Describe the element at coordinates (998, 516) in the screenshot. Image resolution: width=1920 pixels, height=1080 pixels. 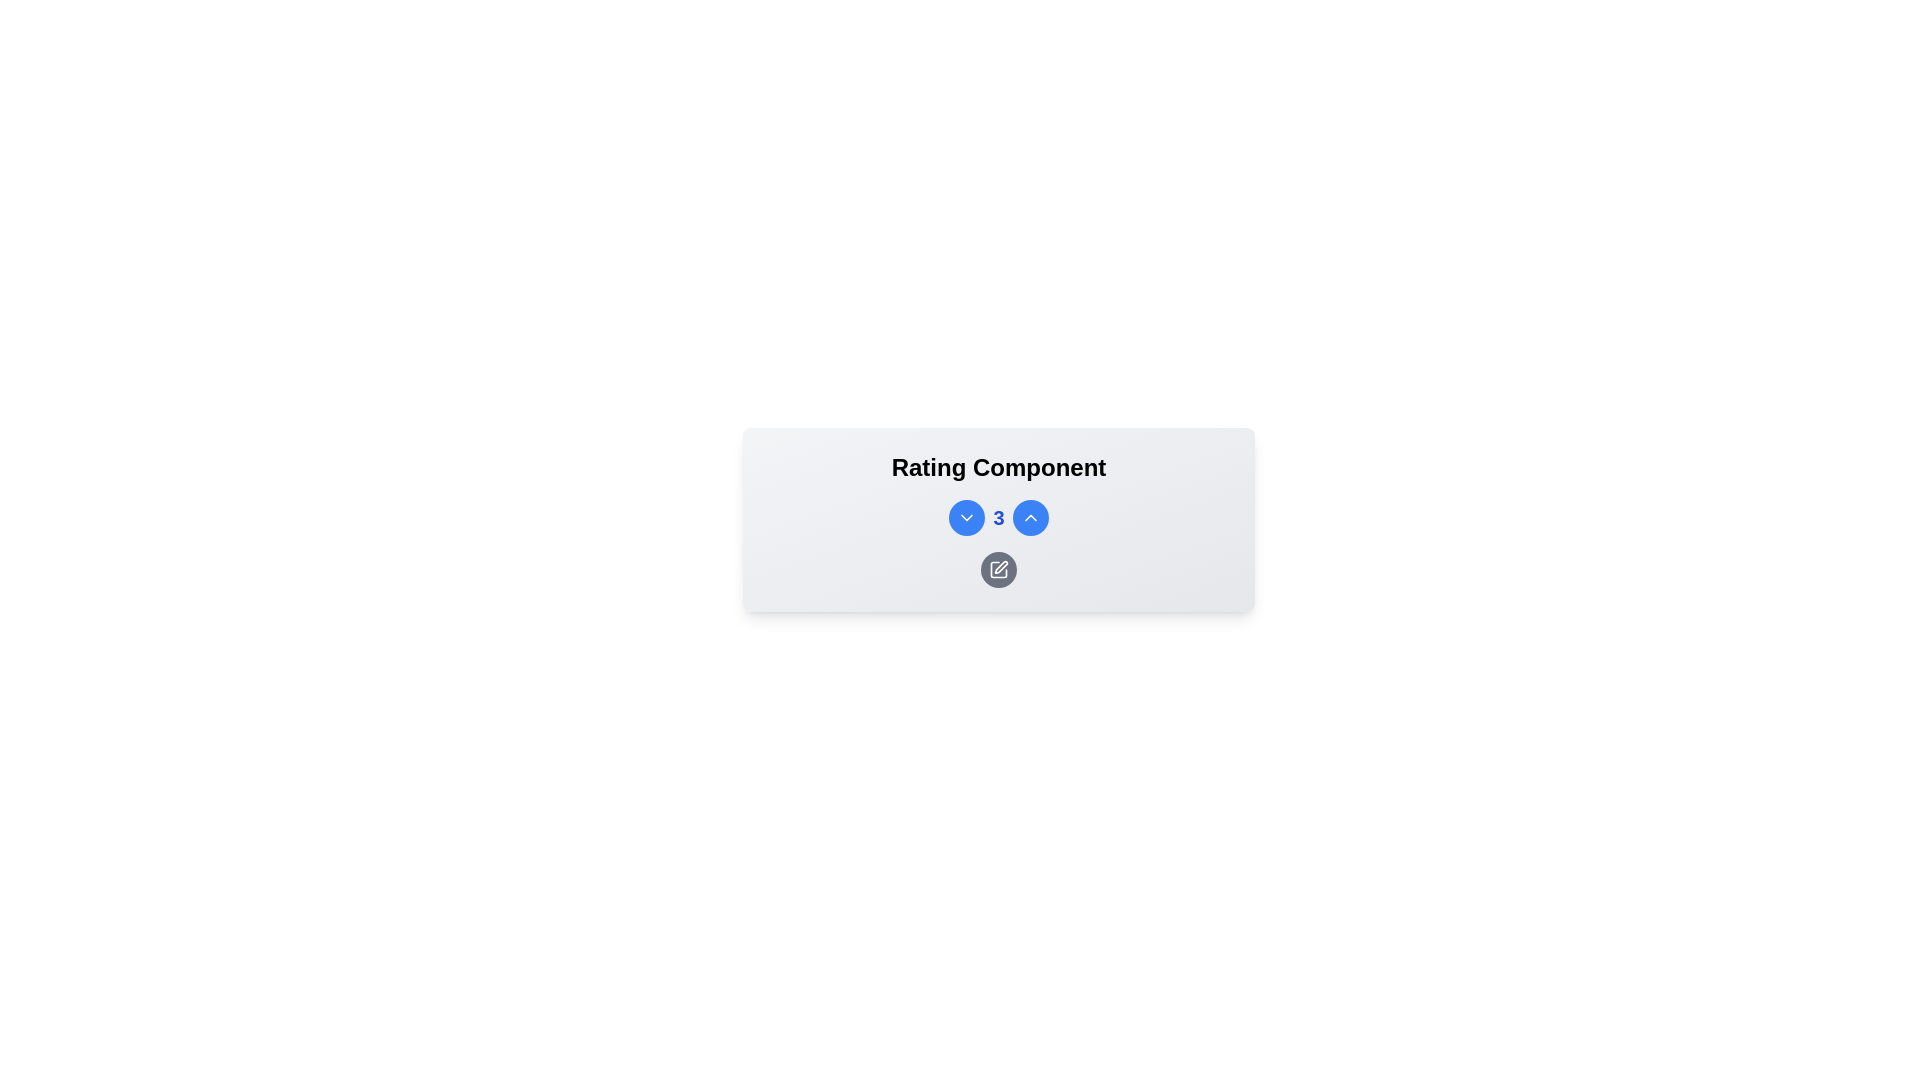
I see `the bold blue number '3' label in the numeric selector interface, positioned between the upward and downward arrow buttons` at that location.